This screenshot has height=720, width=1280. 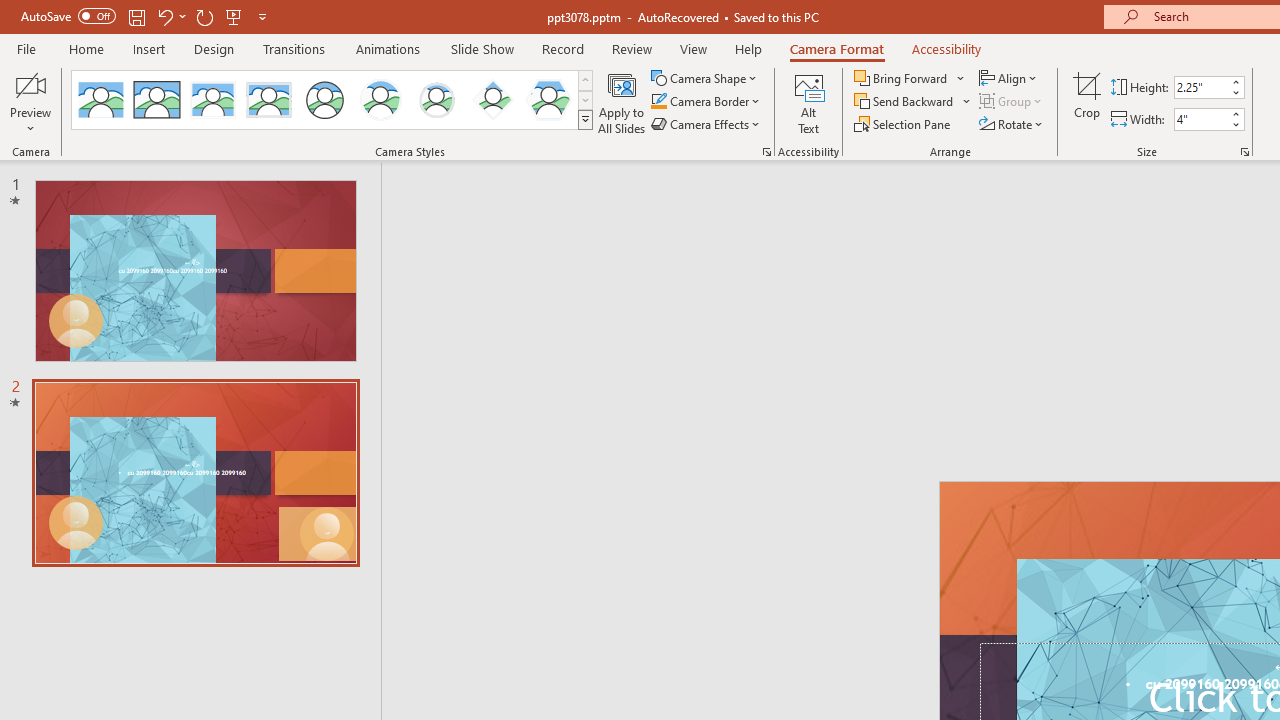 I want to click on 'Apply to All Slides', so click(x=621, y=103).